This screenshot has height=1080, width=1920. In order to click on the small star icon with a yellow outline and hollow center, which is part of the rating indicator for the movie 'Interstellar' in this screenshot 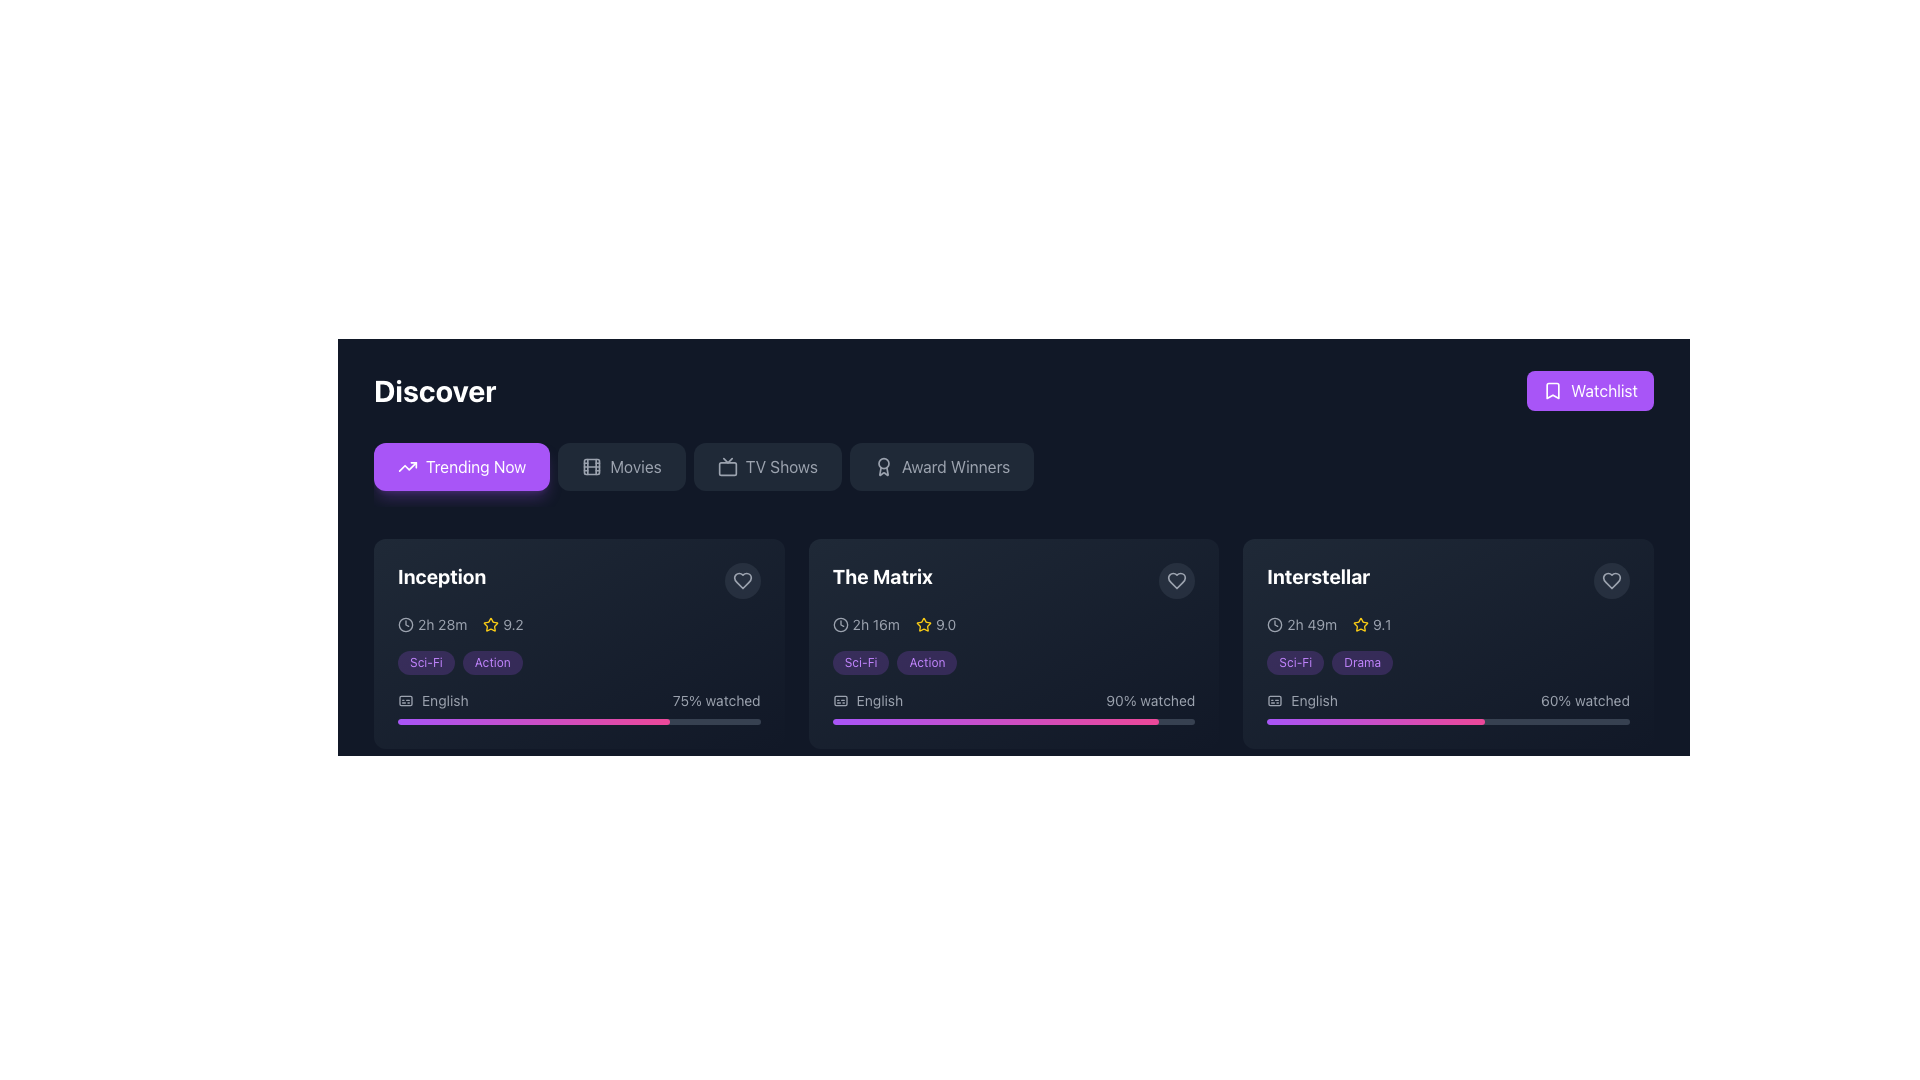, I will do `click(1360, 623)`.